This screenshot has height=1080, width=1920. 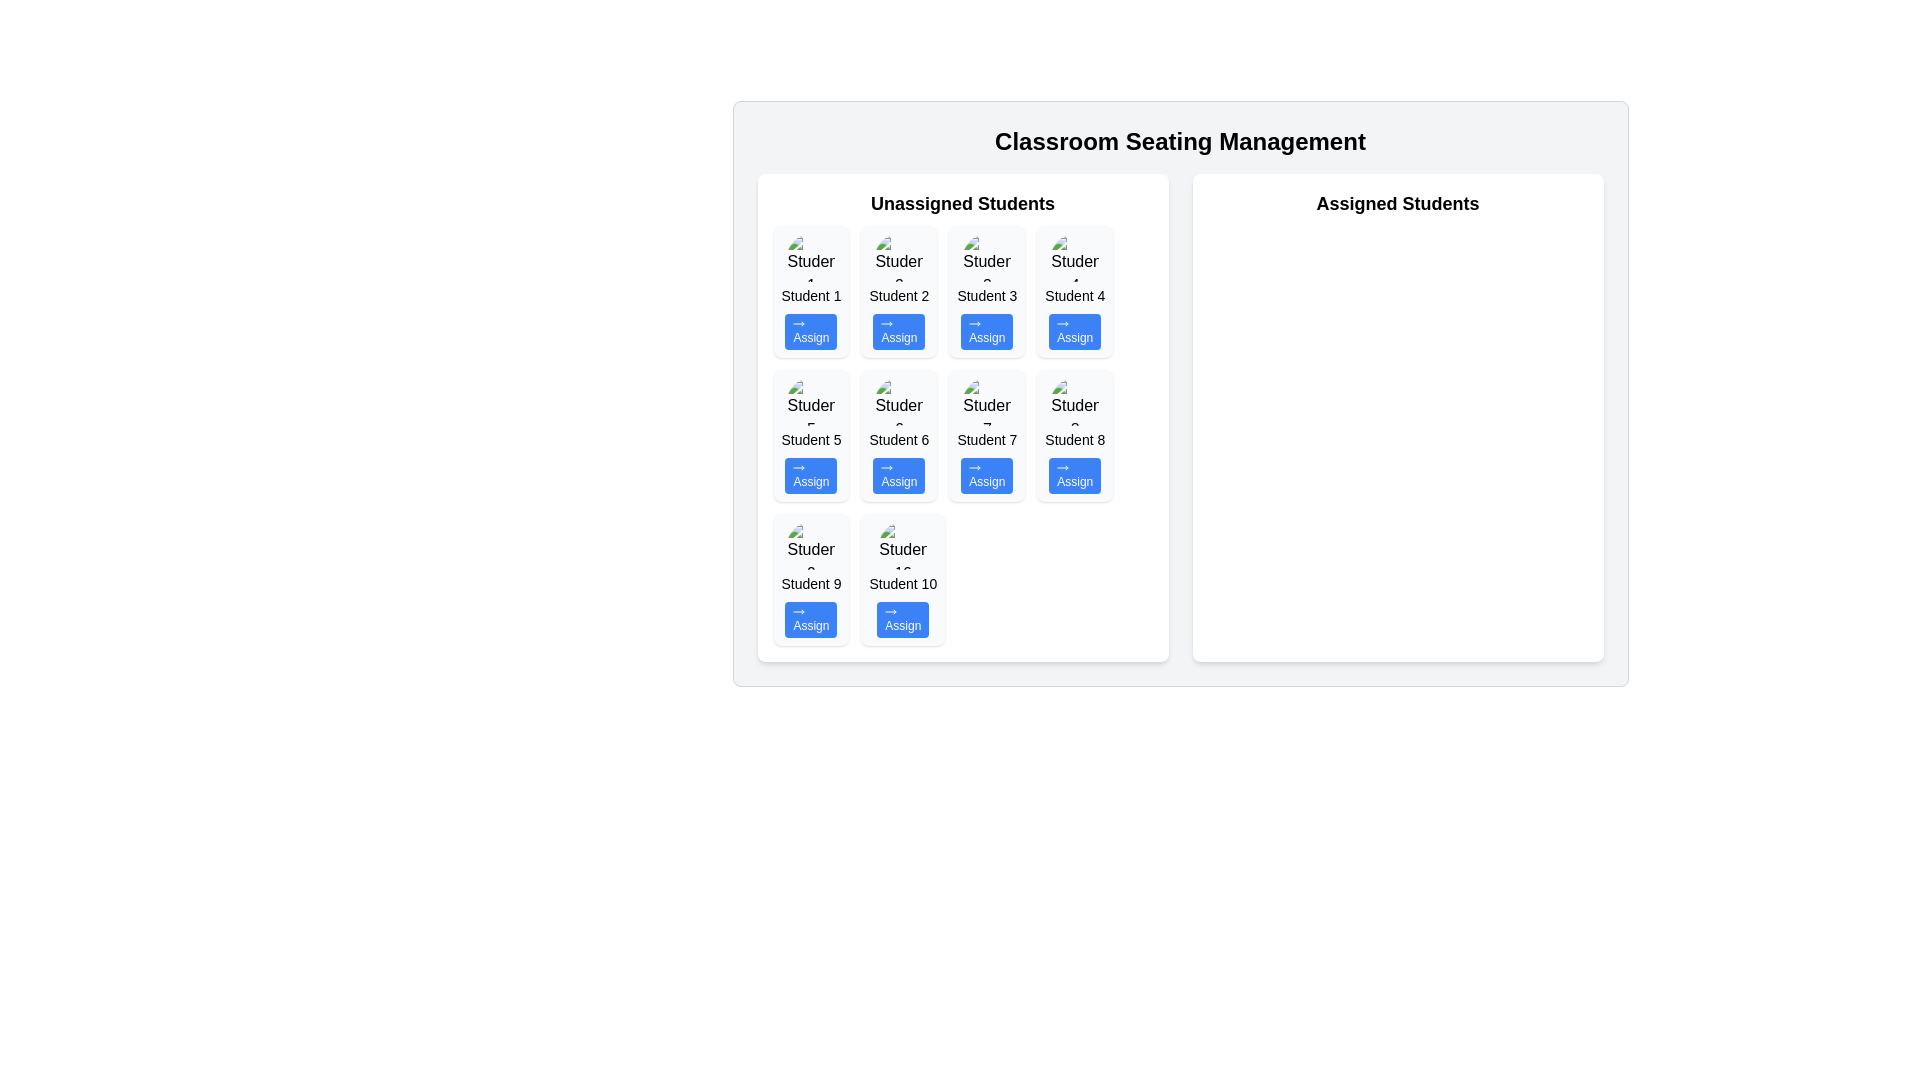 I want to click on the profile picture of 'Student 4' located in the 'Unassigned Students' section, which is the fourth item in the grid, so click(x=1074, y=257).